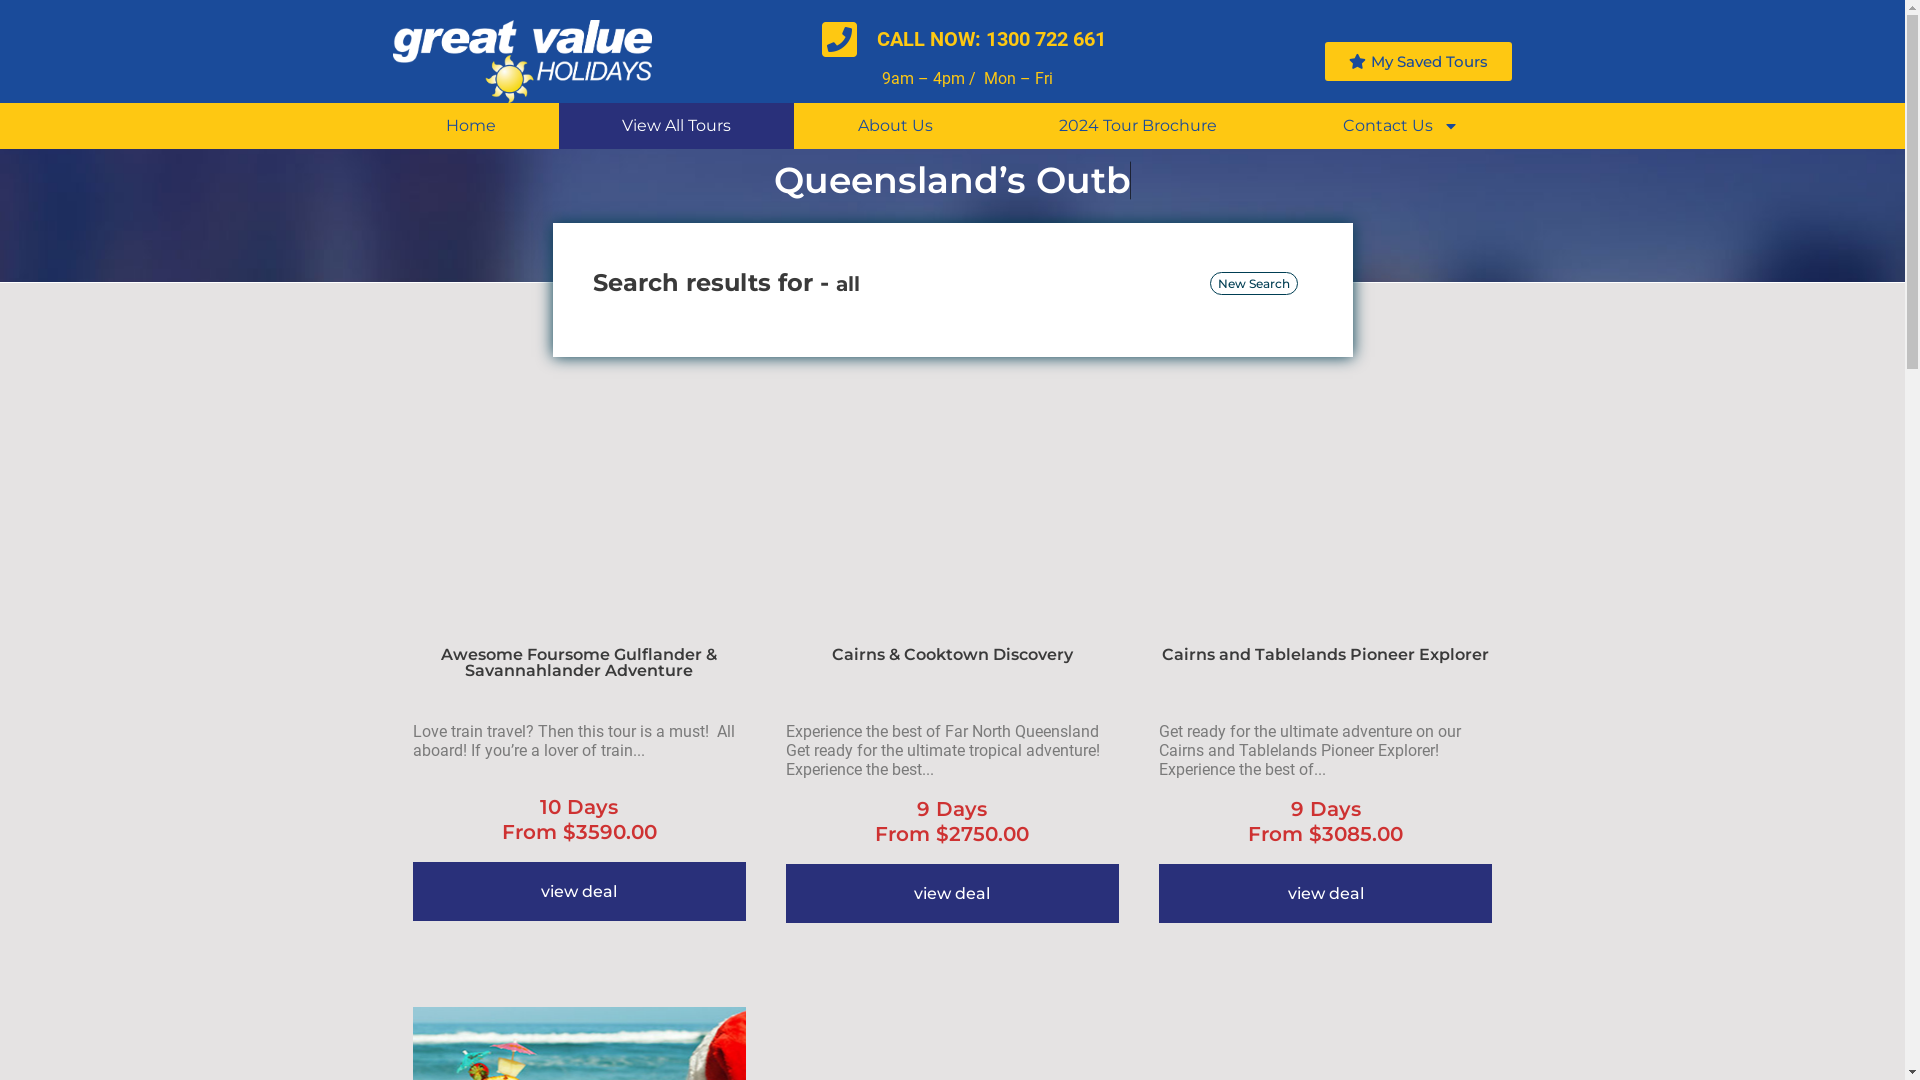 This screenshot has height=1080, width=1920. I want to click on 'Contact Us', so click(1400, 126).